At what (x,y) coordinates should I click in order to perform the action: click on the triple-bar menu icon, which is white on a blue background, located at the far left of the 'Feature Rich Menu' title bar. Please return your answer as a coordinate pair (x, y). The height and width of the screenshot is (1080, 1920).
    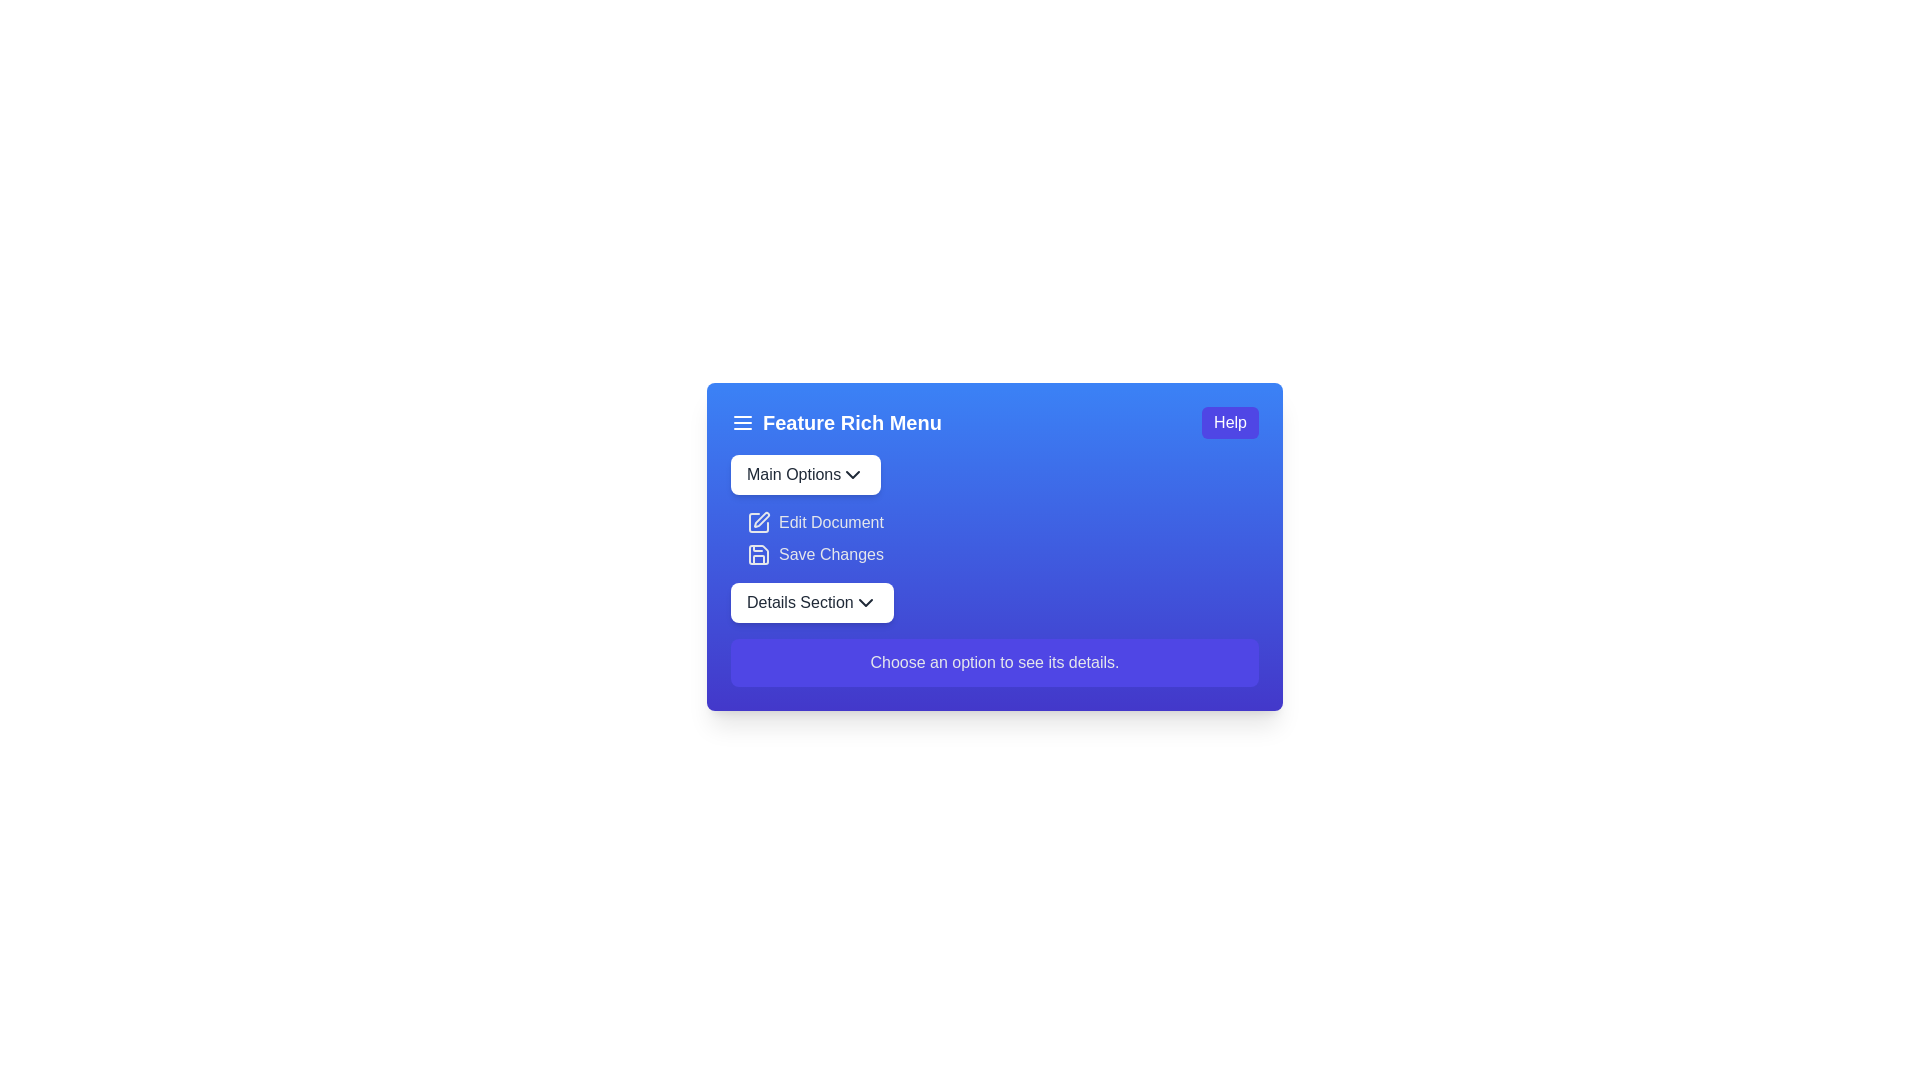
    Looking at the image, I should click on (742, 422).